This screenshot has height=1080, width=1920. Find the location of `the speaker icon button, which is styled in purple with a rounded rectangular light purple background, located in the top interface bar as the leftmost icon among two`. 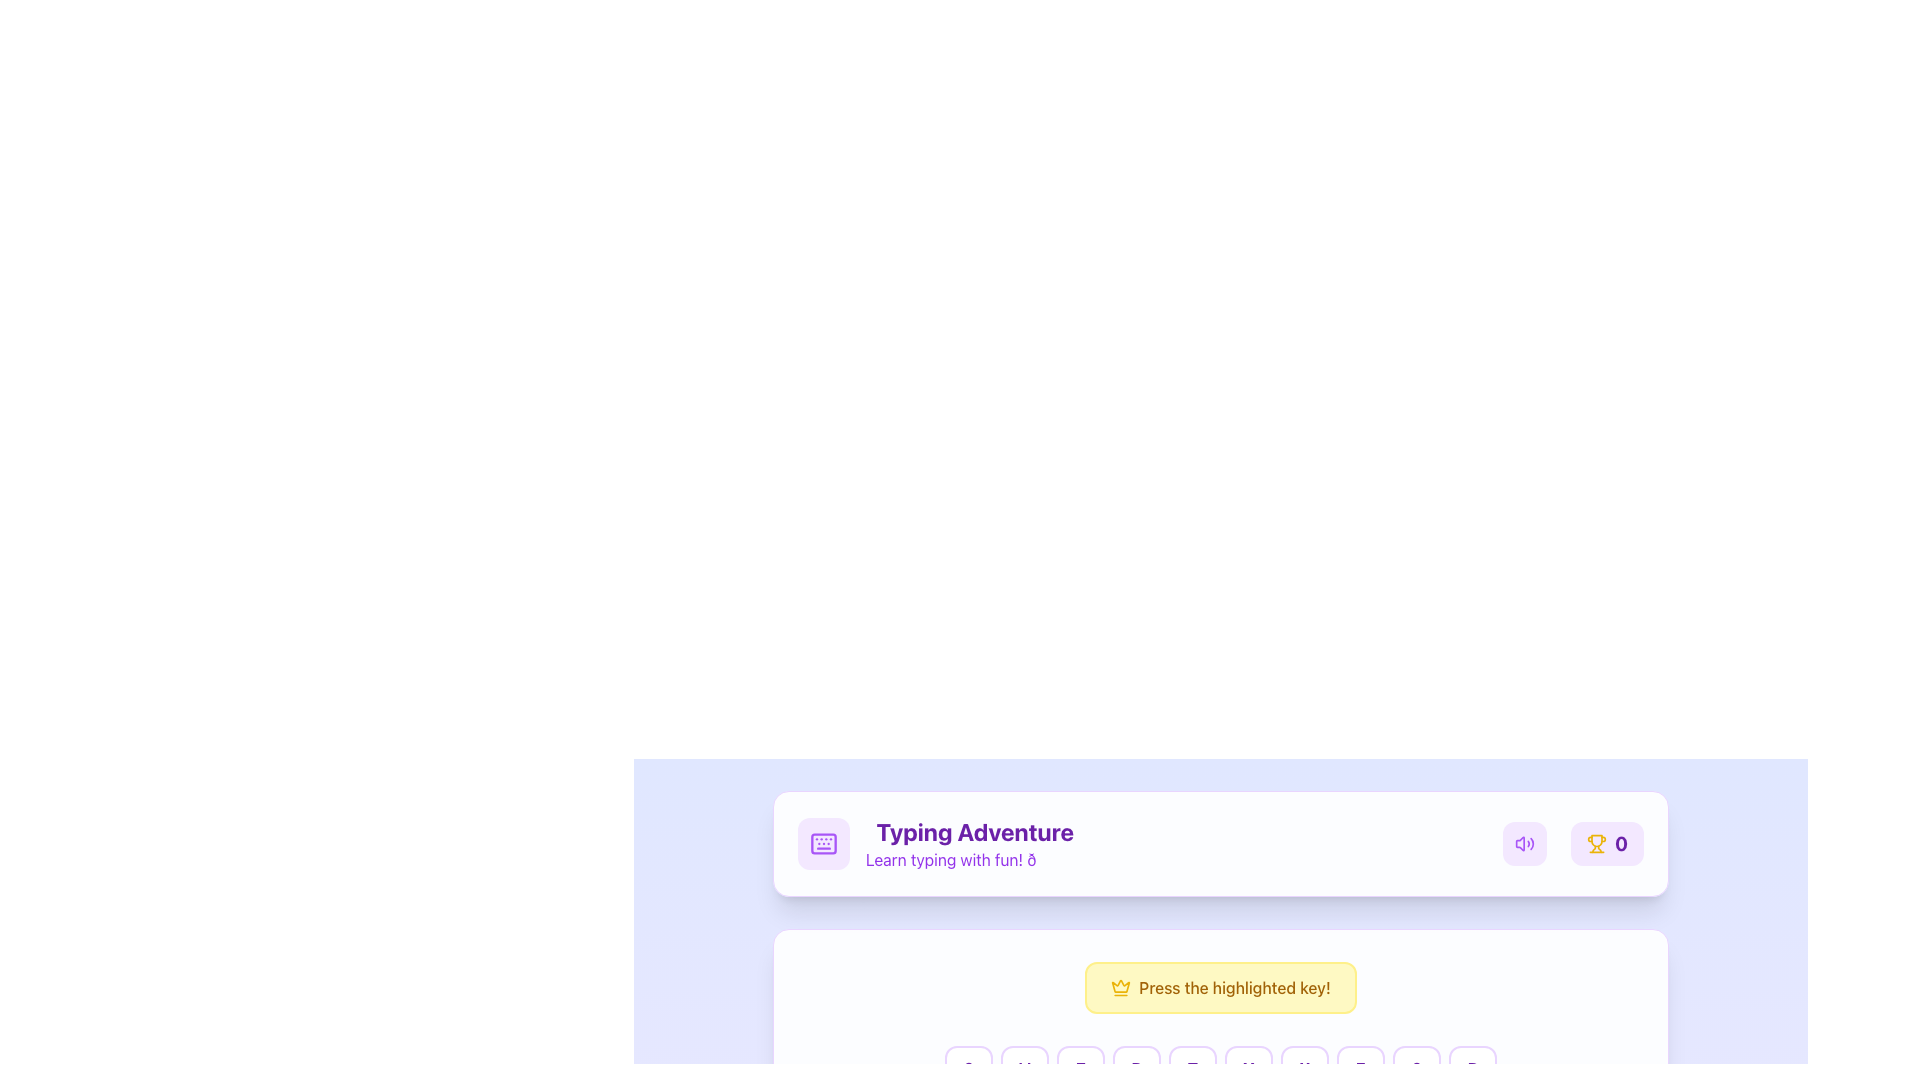

the speaker icon button, which is styled in purple with a rounded rectangular light purple background, located in the top interface bar as the leftmost icon among two is located at coordinates (1523, 844).